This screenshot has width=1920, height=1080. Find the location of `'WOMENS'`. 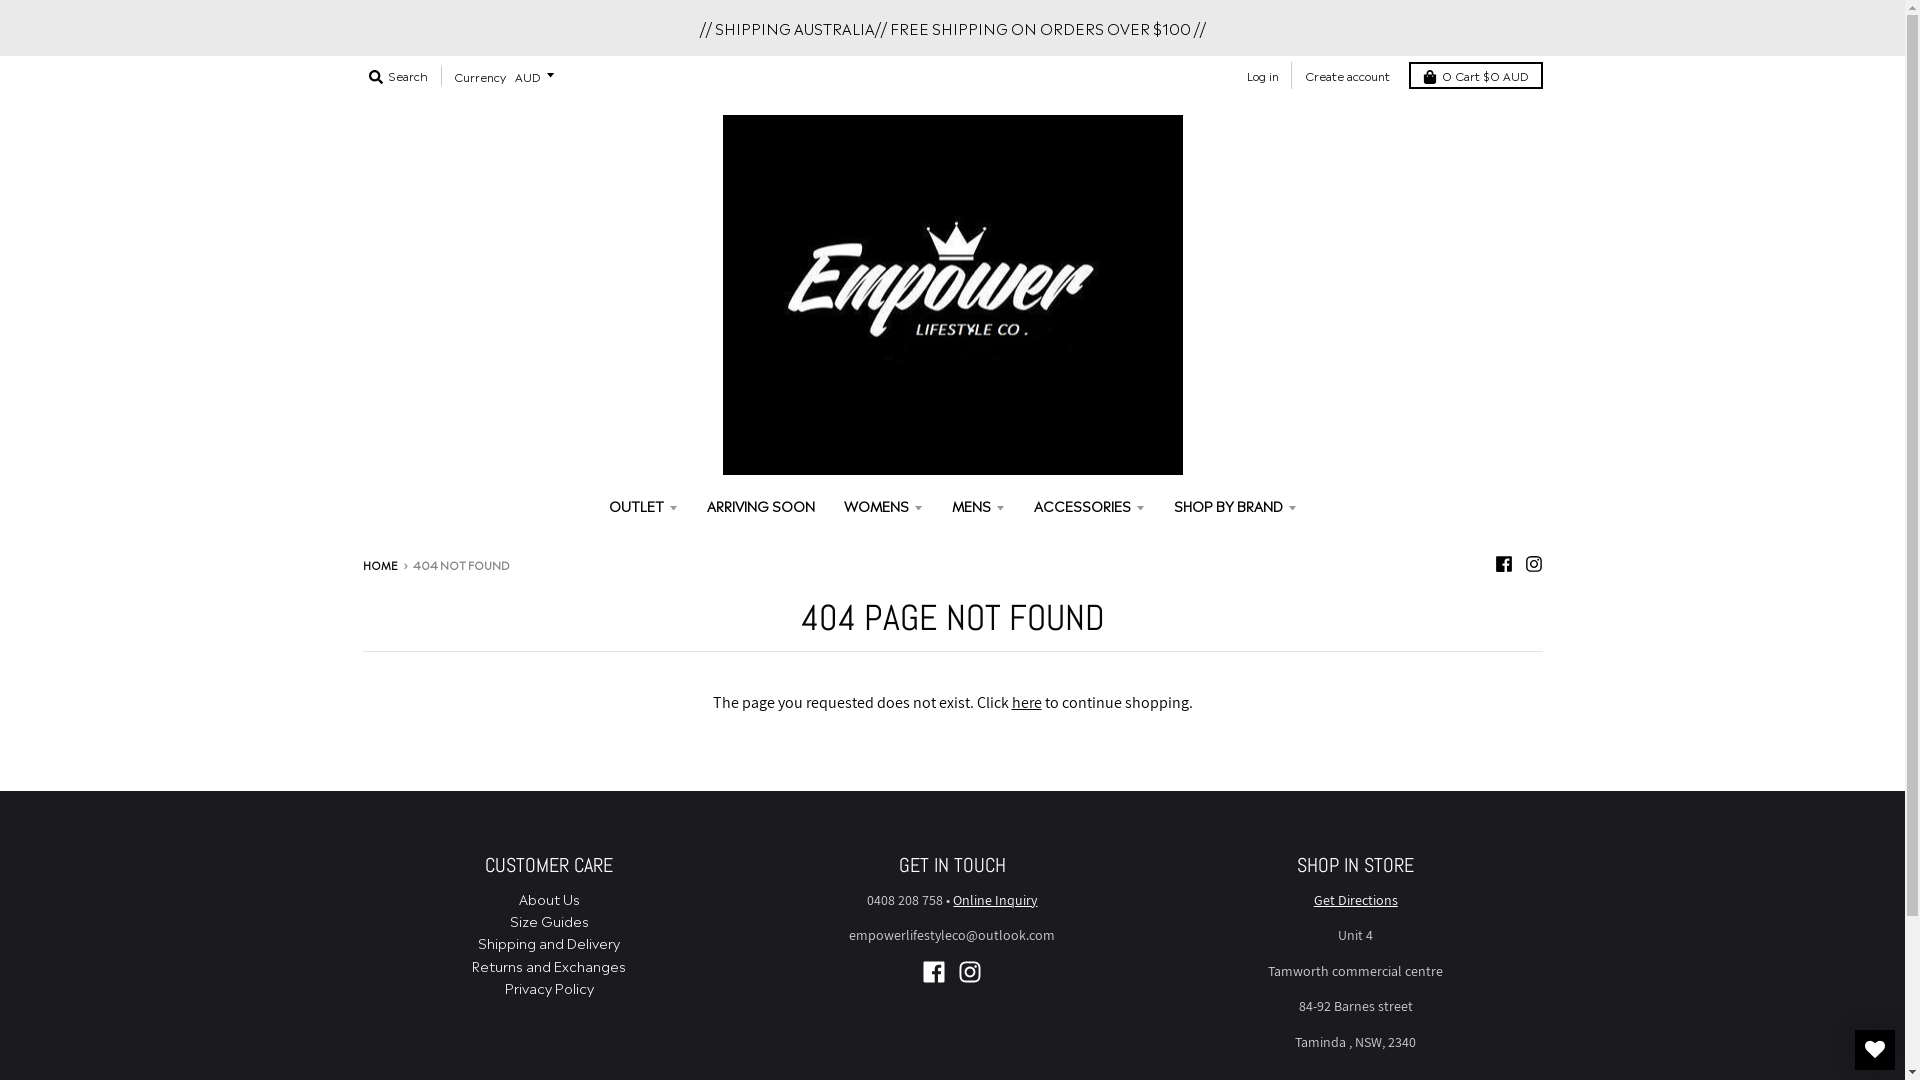

'WOMENS' is located at coordinates (881, 504).